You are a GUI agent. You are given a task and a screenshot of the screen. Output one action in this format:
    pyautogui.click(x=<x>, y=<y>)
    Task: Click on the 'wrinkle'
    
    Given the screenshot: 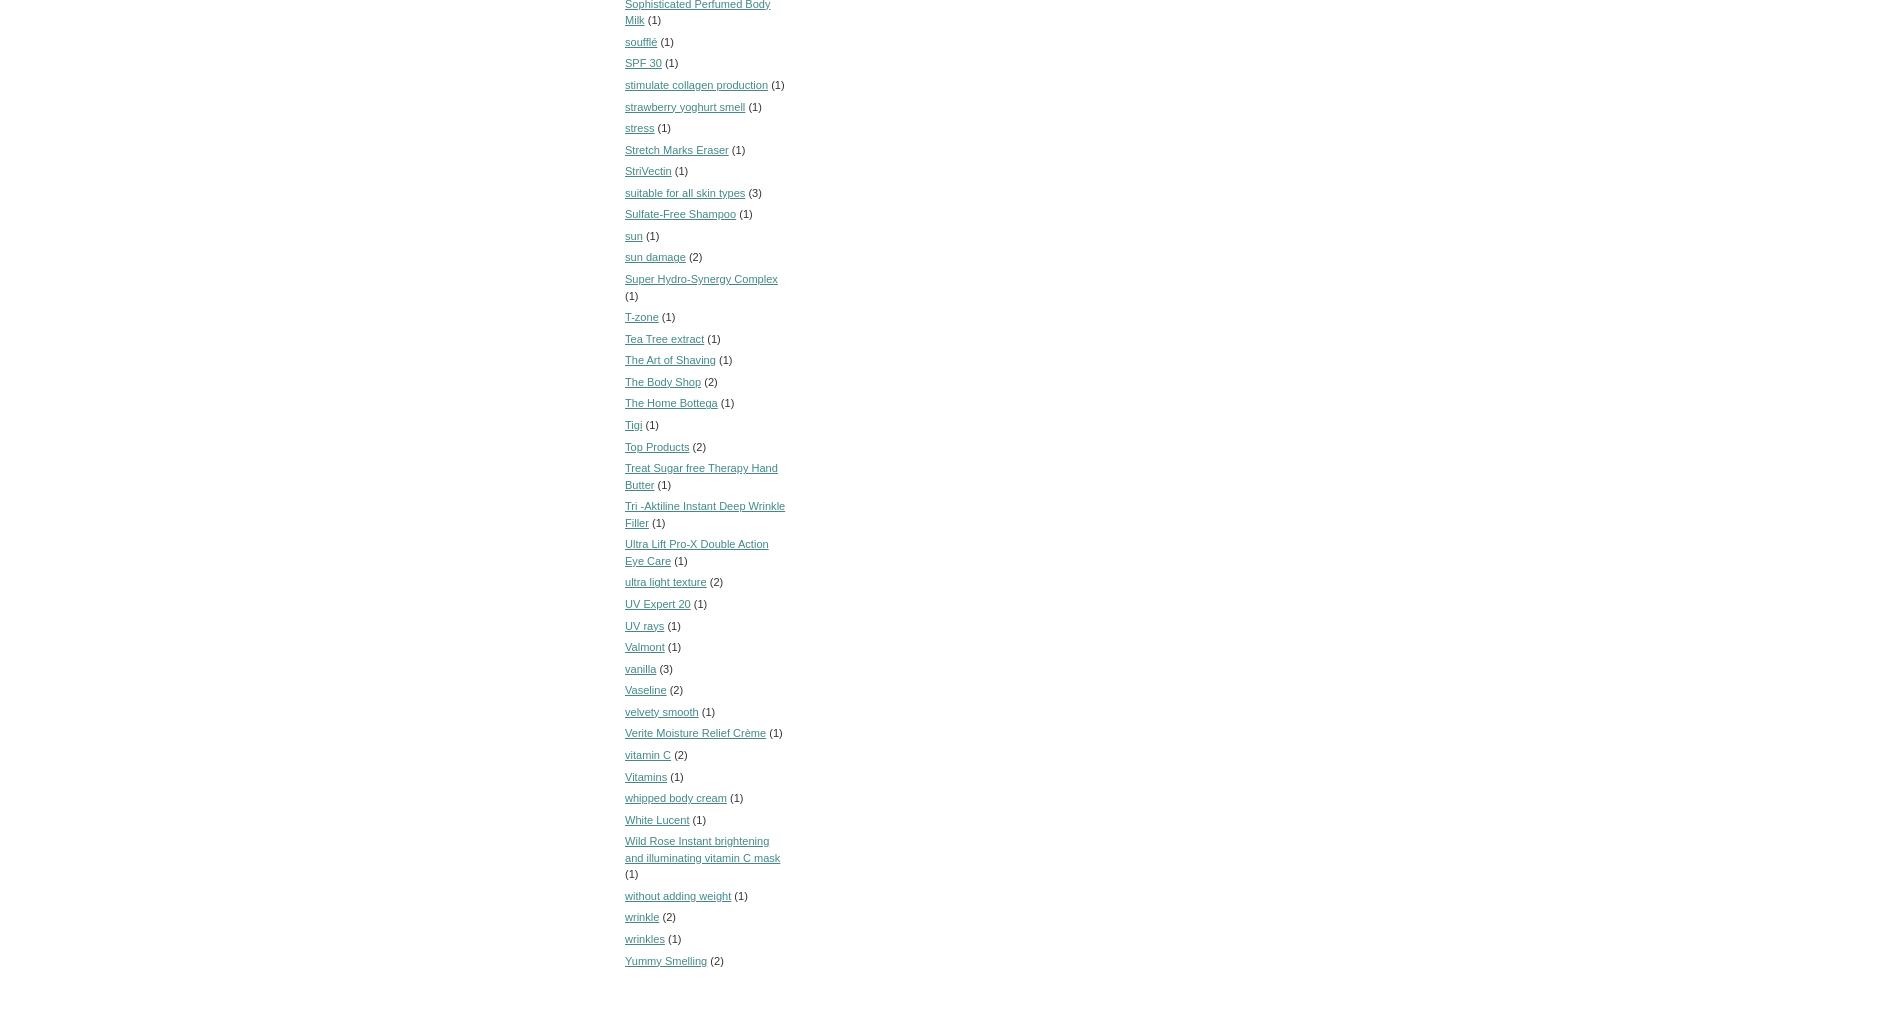 What is the action you would take?
    pyautogui.click(x=624, y=916)
    